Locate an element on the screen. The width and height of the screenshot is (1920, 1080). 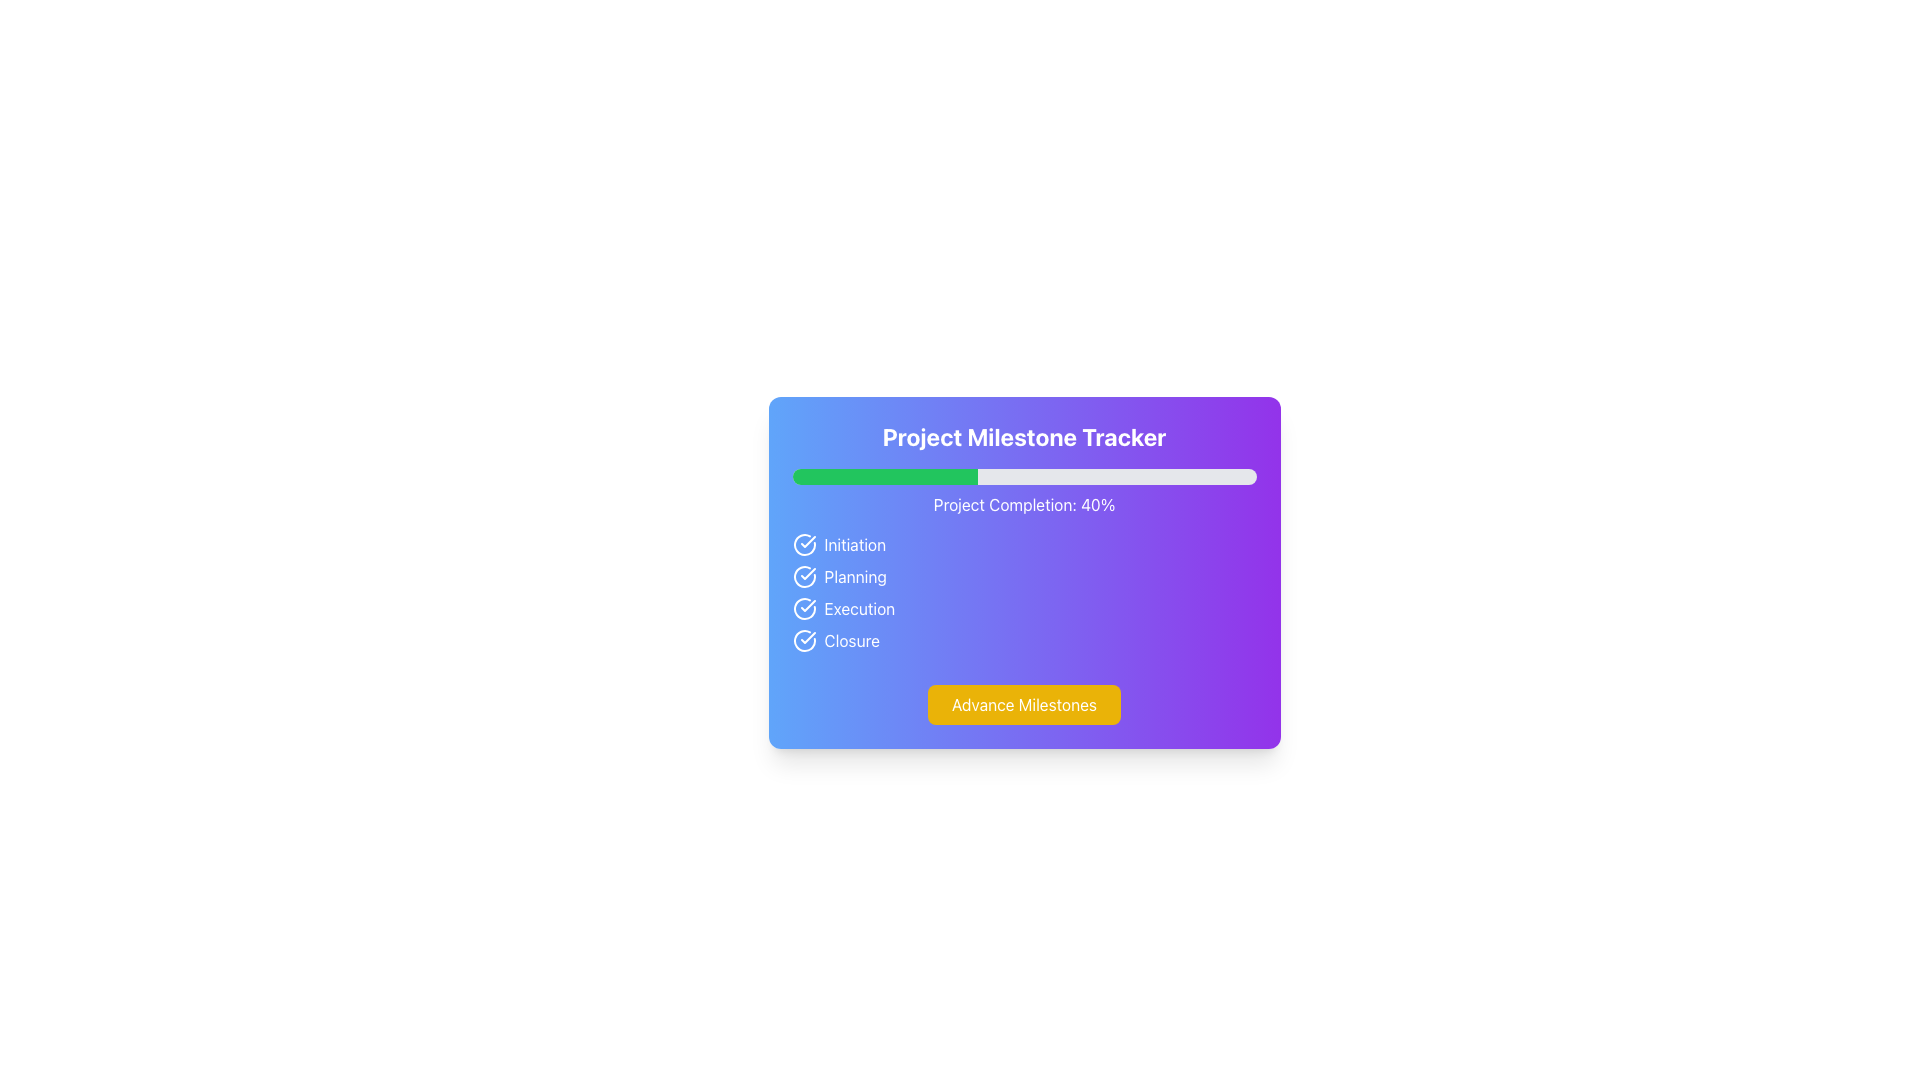
the completion status of the milestone represented by the circular checkmark icon located next to the text 'Closure' in the vertical milestone list is located at coordinates (804, 640).